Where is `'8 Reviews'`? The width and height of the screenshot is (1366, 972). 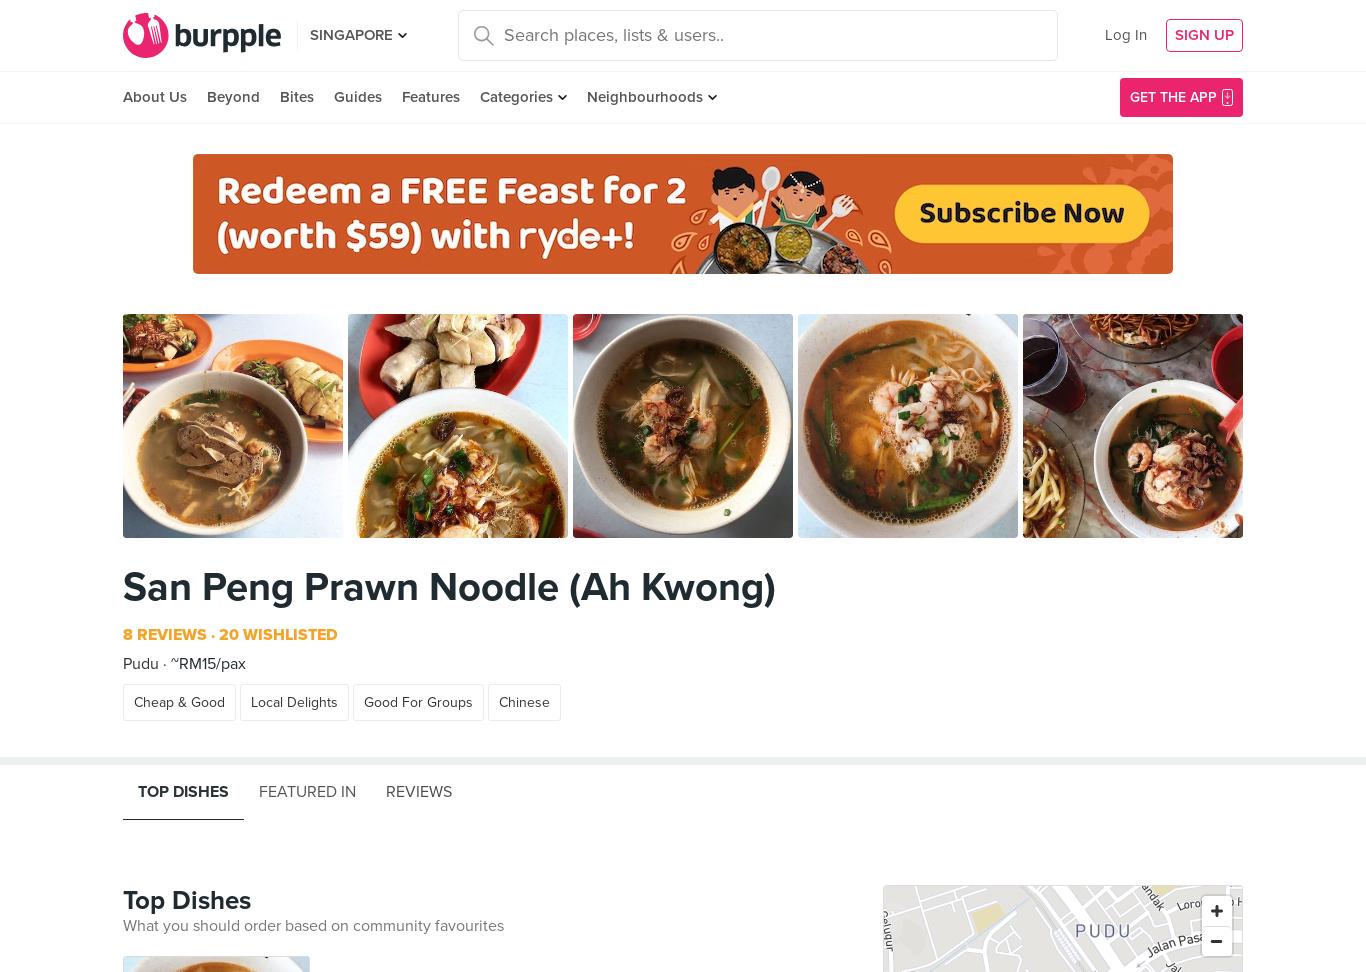 '8 Reviews' is located at coordinates (164, 635).